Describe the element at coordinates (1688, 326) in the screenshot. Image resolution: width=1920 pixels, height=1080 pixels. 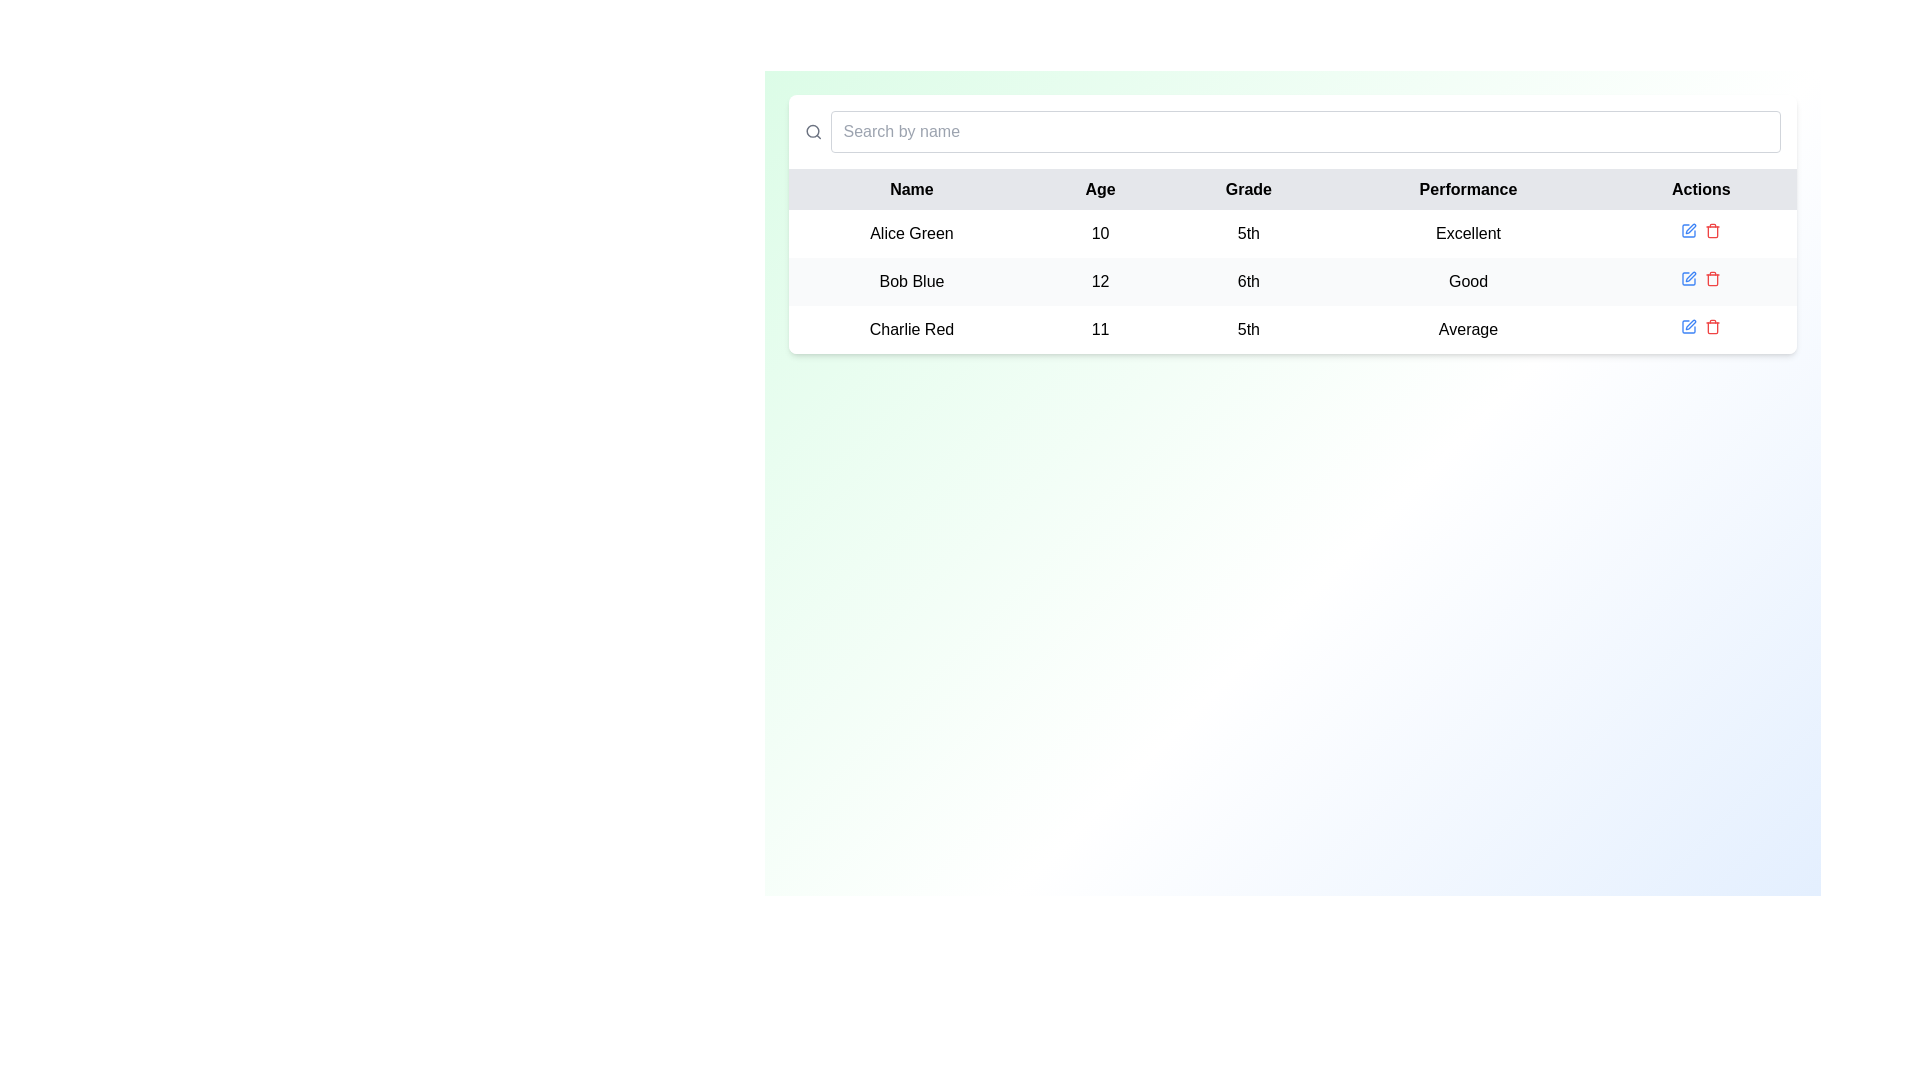
I see `the blue edit icon button in the 'Actions' column of the last row of the displayed table, aligned with the 'Charlie Red' entry` at that location.